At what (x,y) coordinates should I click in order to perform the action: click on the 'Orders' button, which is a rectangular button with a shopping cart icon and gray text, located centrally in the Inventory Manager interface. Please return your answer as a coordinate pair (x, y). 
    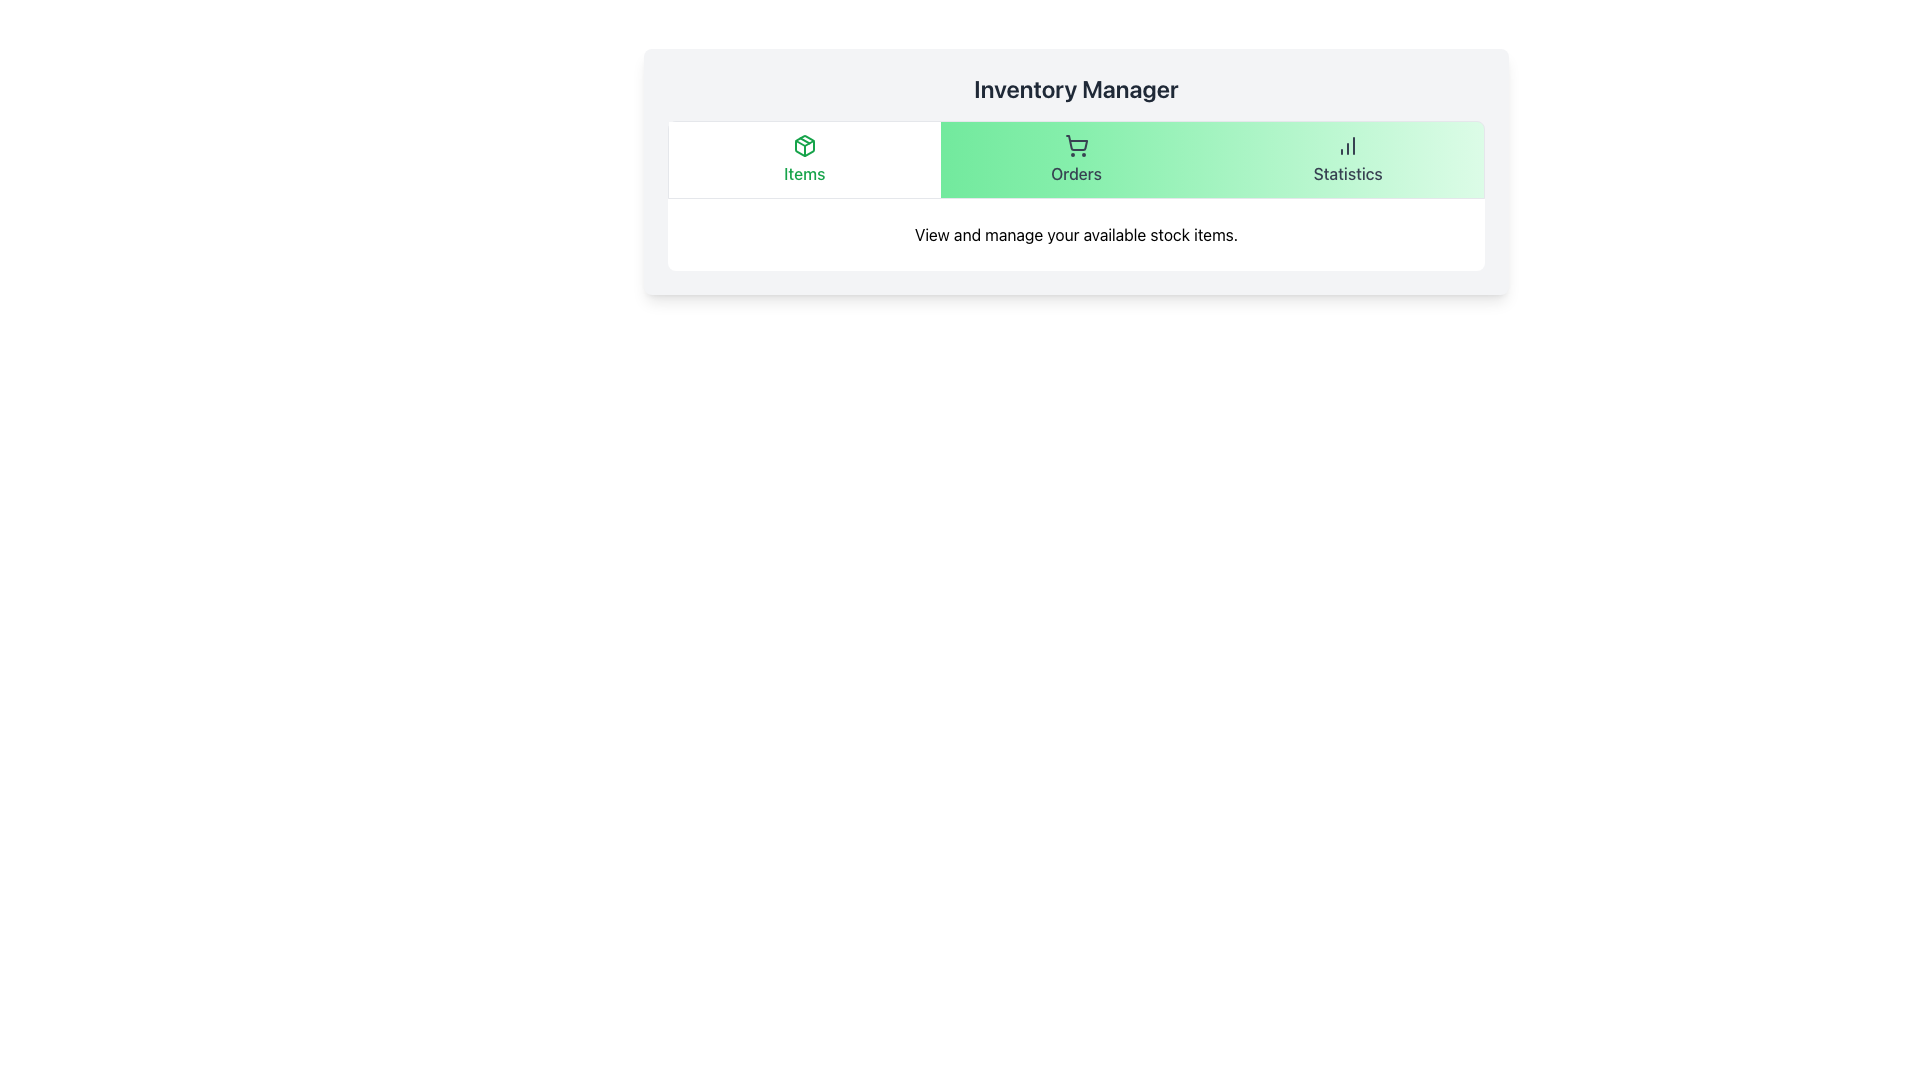
    Looking at the image, I should click on (1074, 158).